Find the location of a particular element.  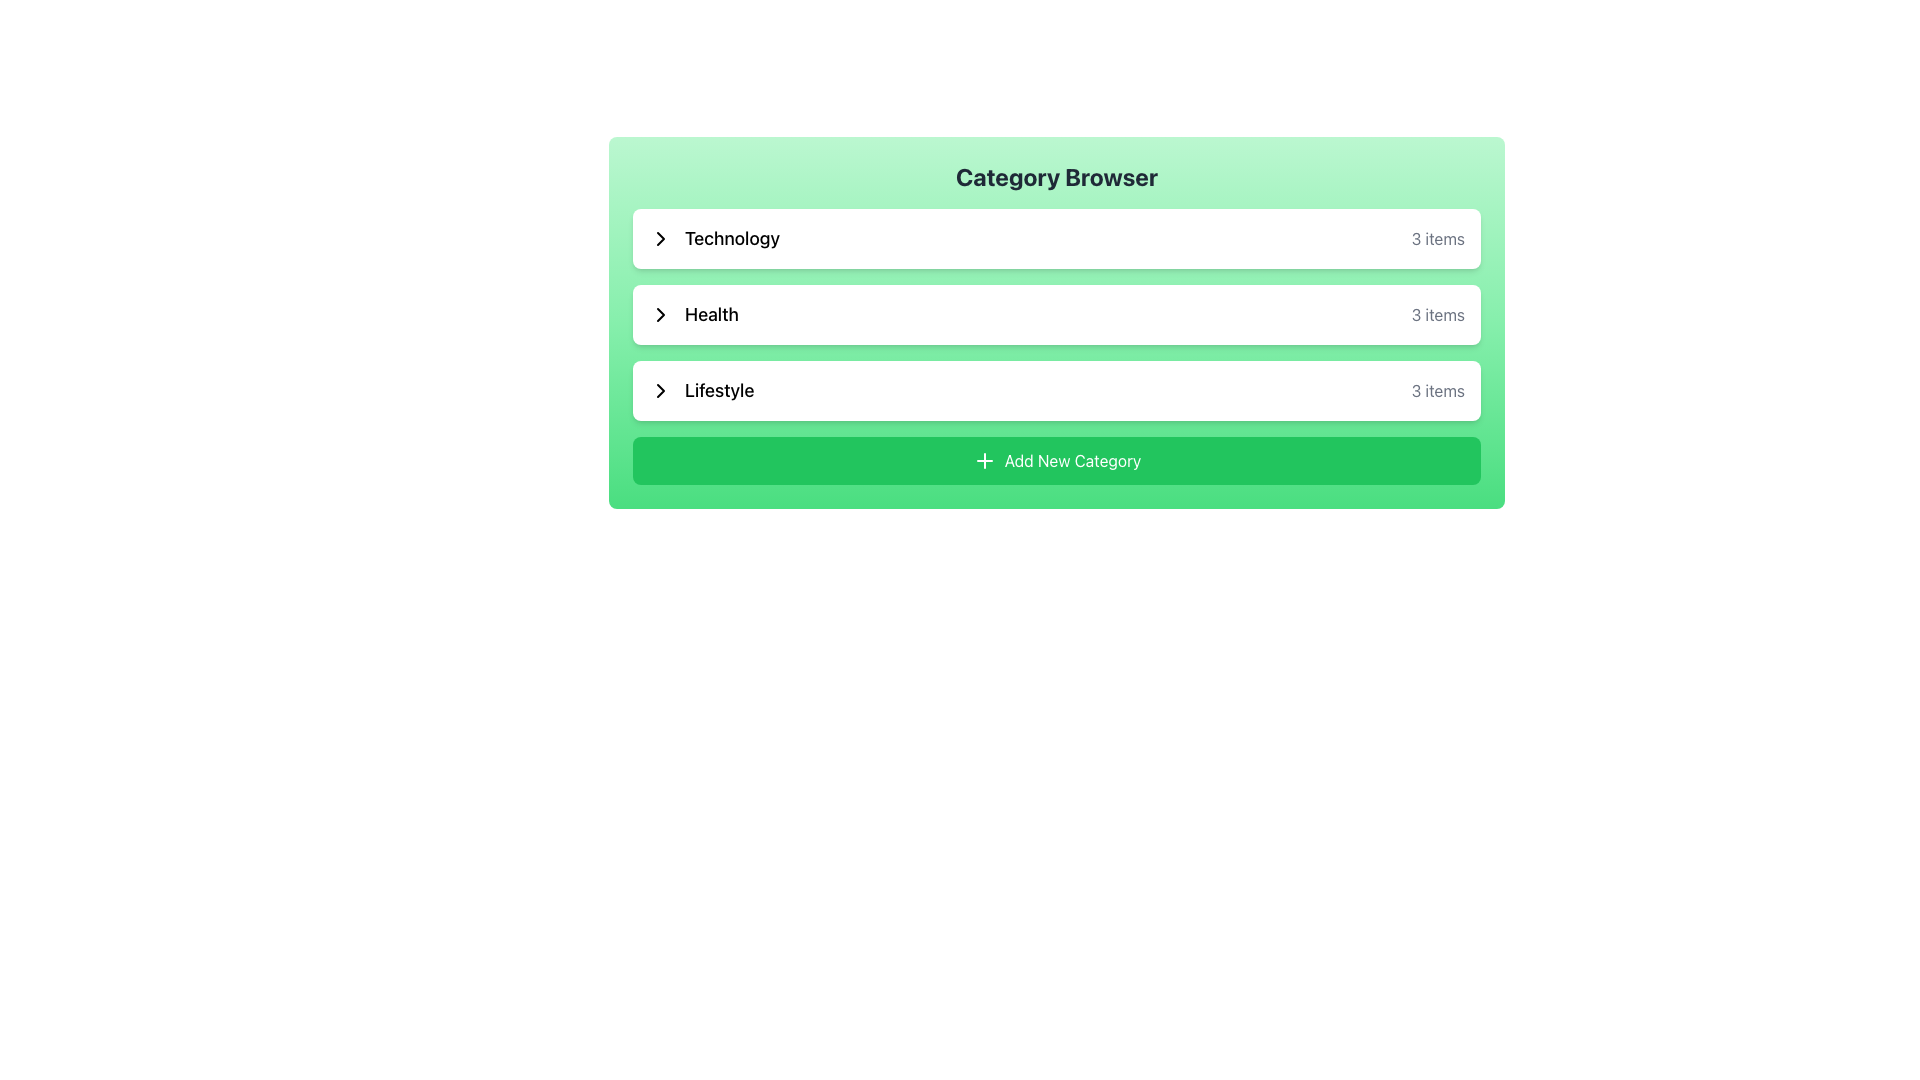

the Chevron icon for the 'Health' category in the Category Browser section is located at coordinates (661, 315).